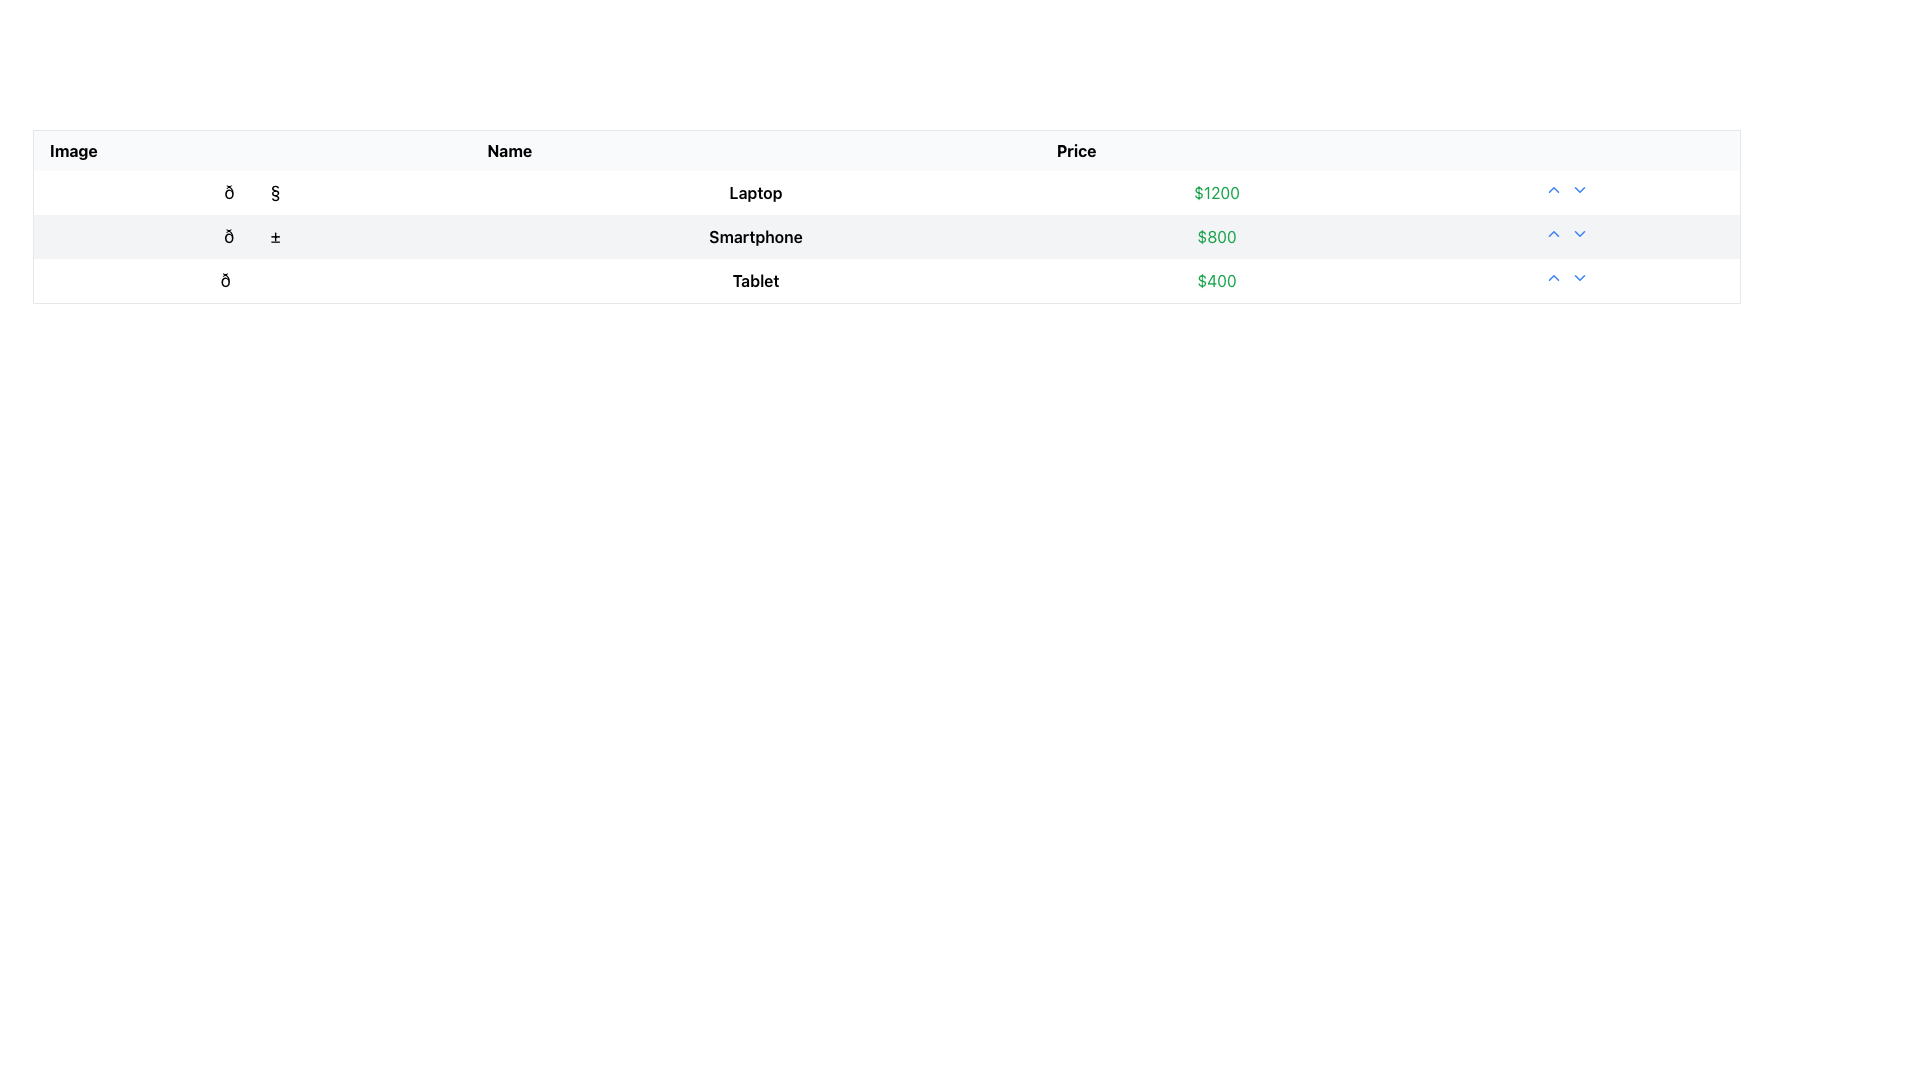 This screenshot has height=1080, width=1920. Describe the element at coordinates (1578, 189) in the screenshot. I see `the downward chevron icon in the first row of the table` at that location.